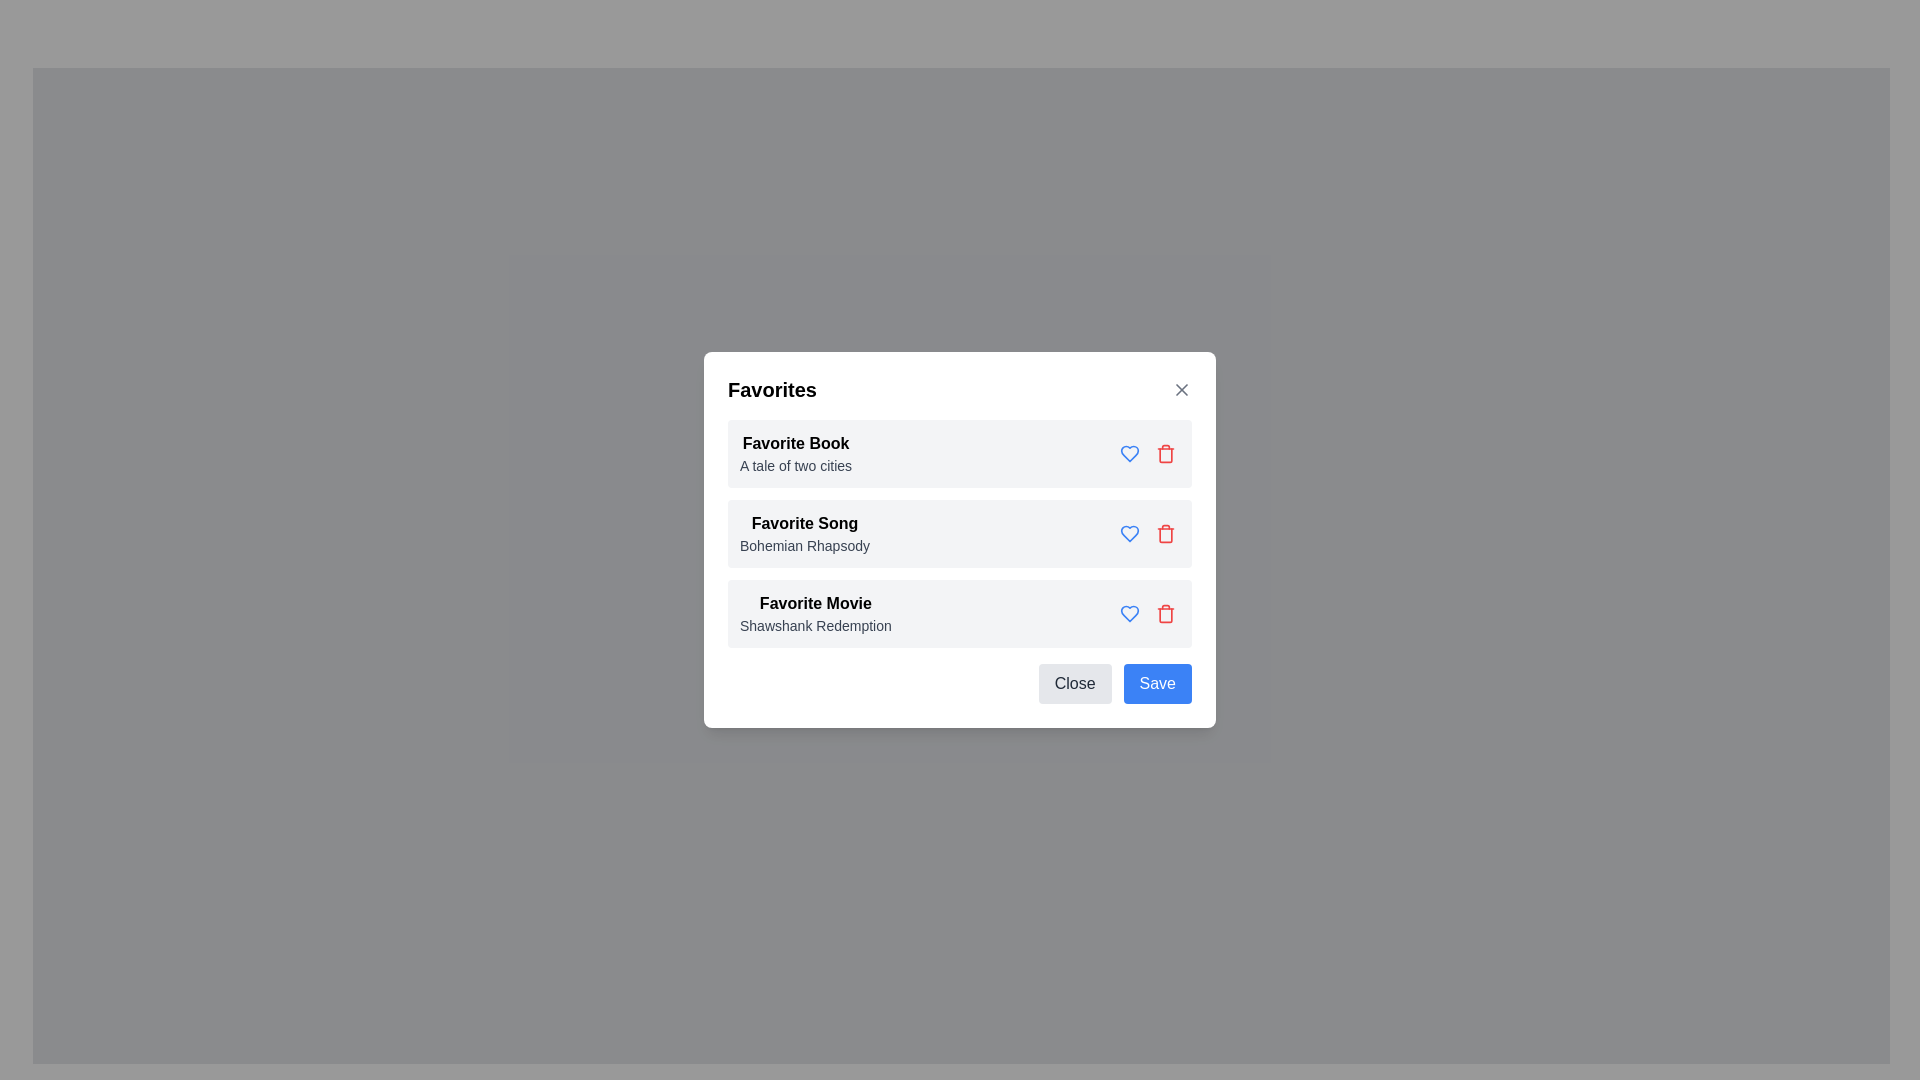  What do you see at coordinates (1166, 534) in the screenshot?
I see `the trash bin icon in the 'Favorites' dialog for 'Favorite Song'` at bounding box center [1166, 534].